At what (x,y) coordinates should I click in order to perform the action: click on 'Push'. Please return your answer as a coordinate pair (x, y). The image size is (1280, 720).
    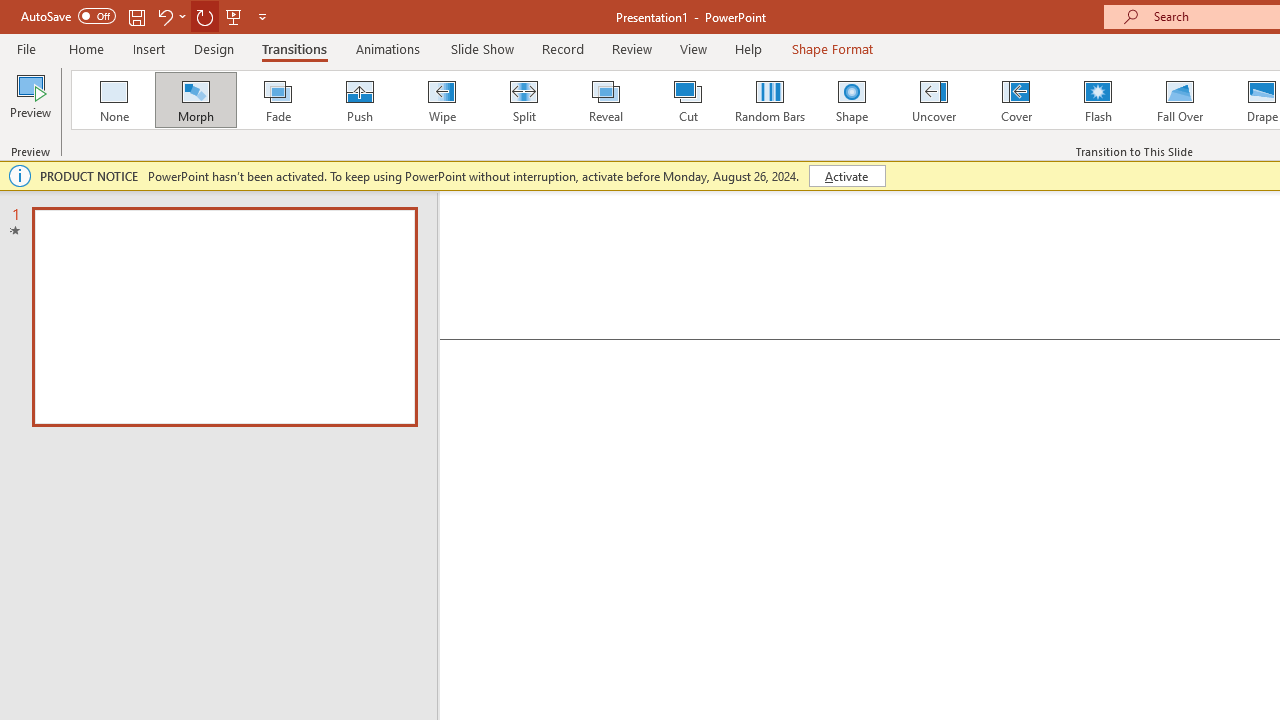
    Looking at the image, I should click on (359, 100).